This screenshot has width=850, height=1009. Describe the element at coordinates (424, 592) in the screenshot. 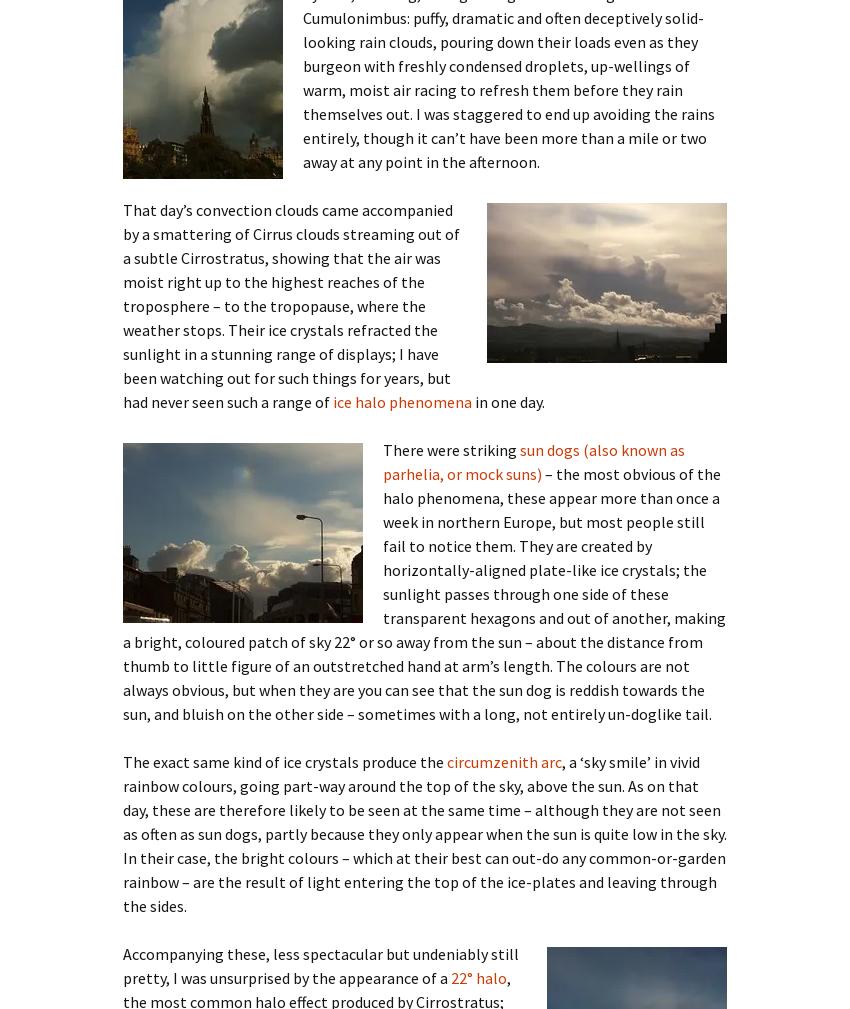

I see `'– the most obvious of the halo phenomena, these appear more than once a week in northern Europe, but most people still fail to notice them. They are created by horizontally-aligned plate-like ice crystals; the sunlight passes through one side of these transparent hexagons and out of another, making a bright, coloured patch of sky 22° or so away from the sun – about the distance from thumb to little figure of an outstretched hand at arm’s length. The colours are not always obvious, but when they are you can see that the sun dog is reddish towards the sun, and bluish on the other side – sometimes with a long, not entirely un-doglike tail.'` at that location.